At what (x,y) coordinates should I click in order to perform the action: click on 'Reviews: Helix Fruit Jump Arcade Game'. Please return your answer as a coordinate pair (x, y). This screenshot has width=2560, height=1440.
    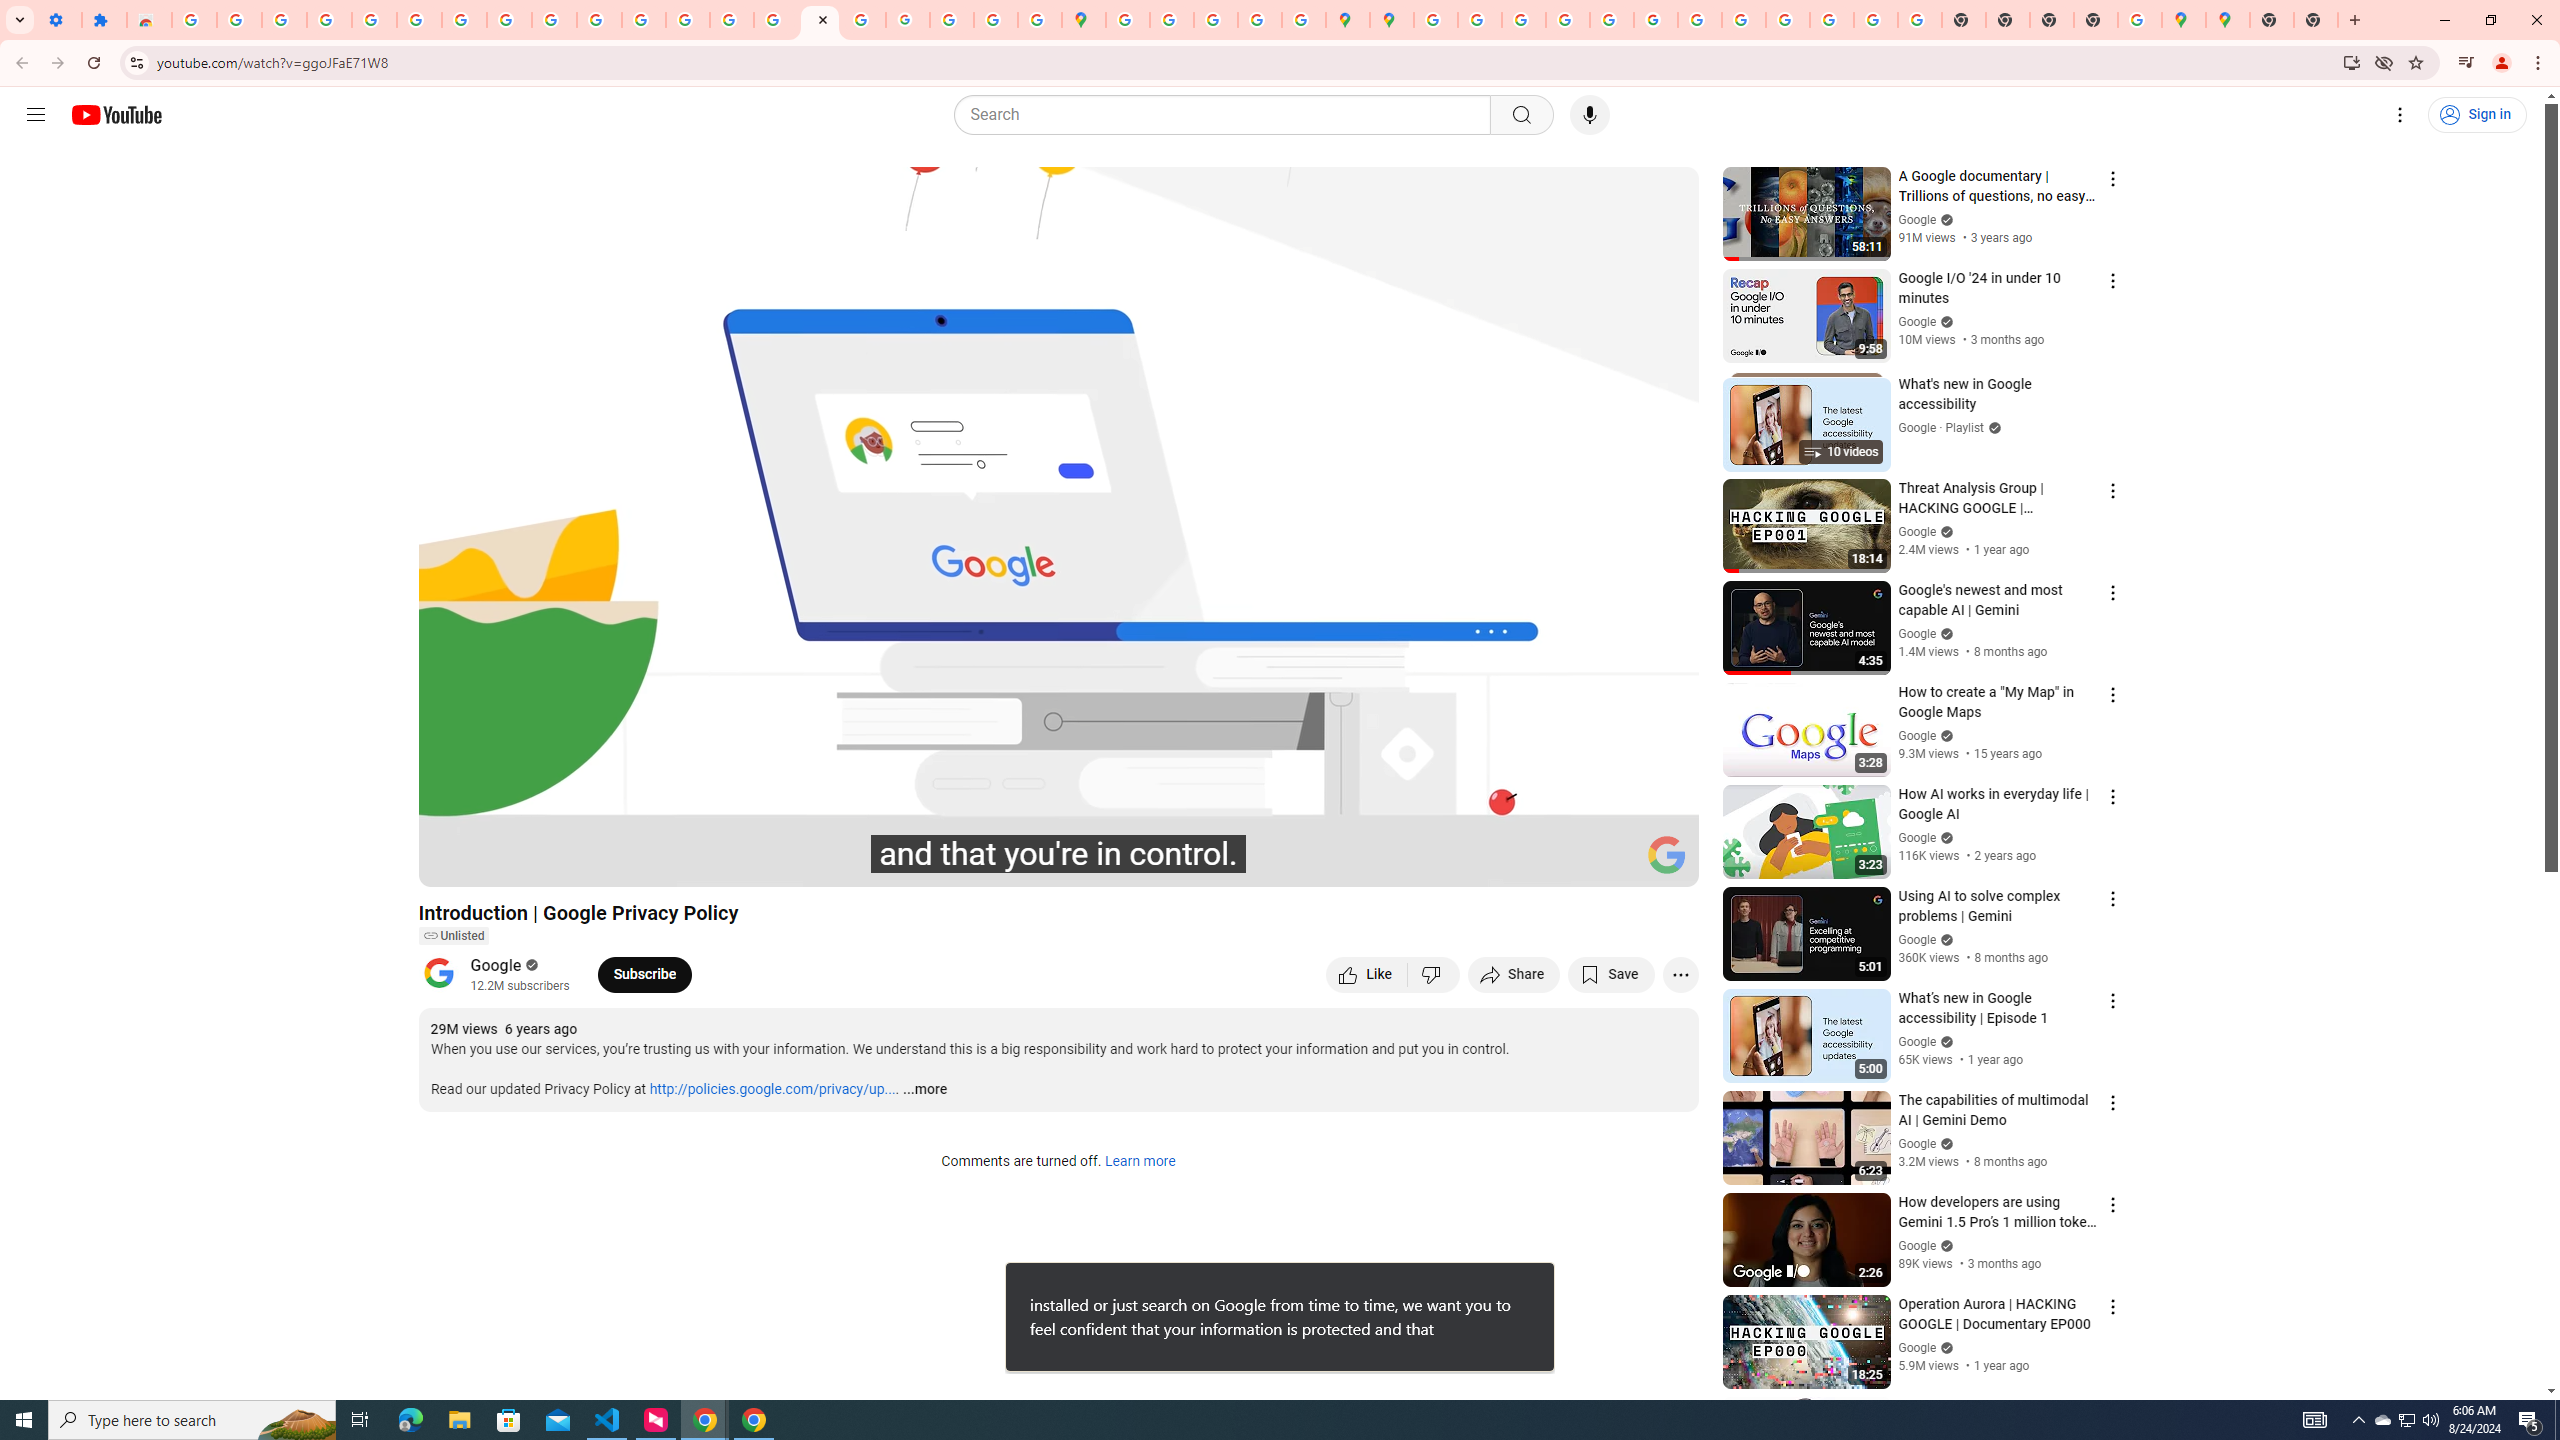
    Looking at the image, I should click on (148, 19).